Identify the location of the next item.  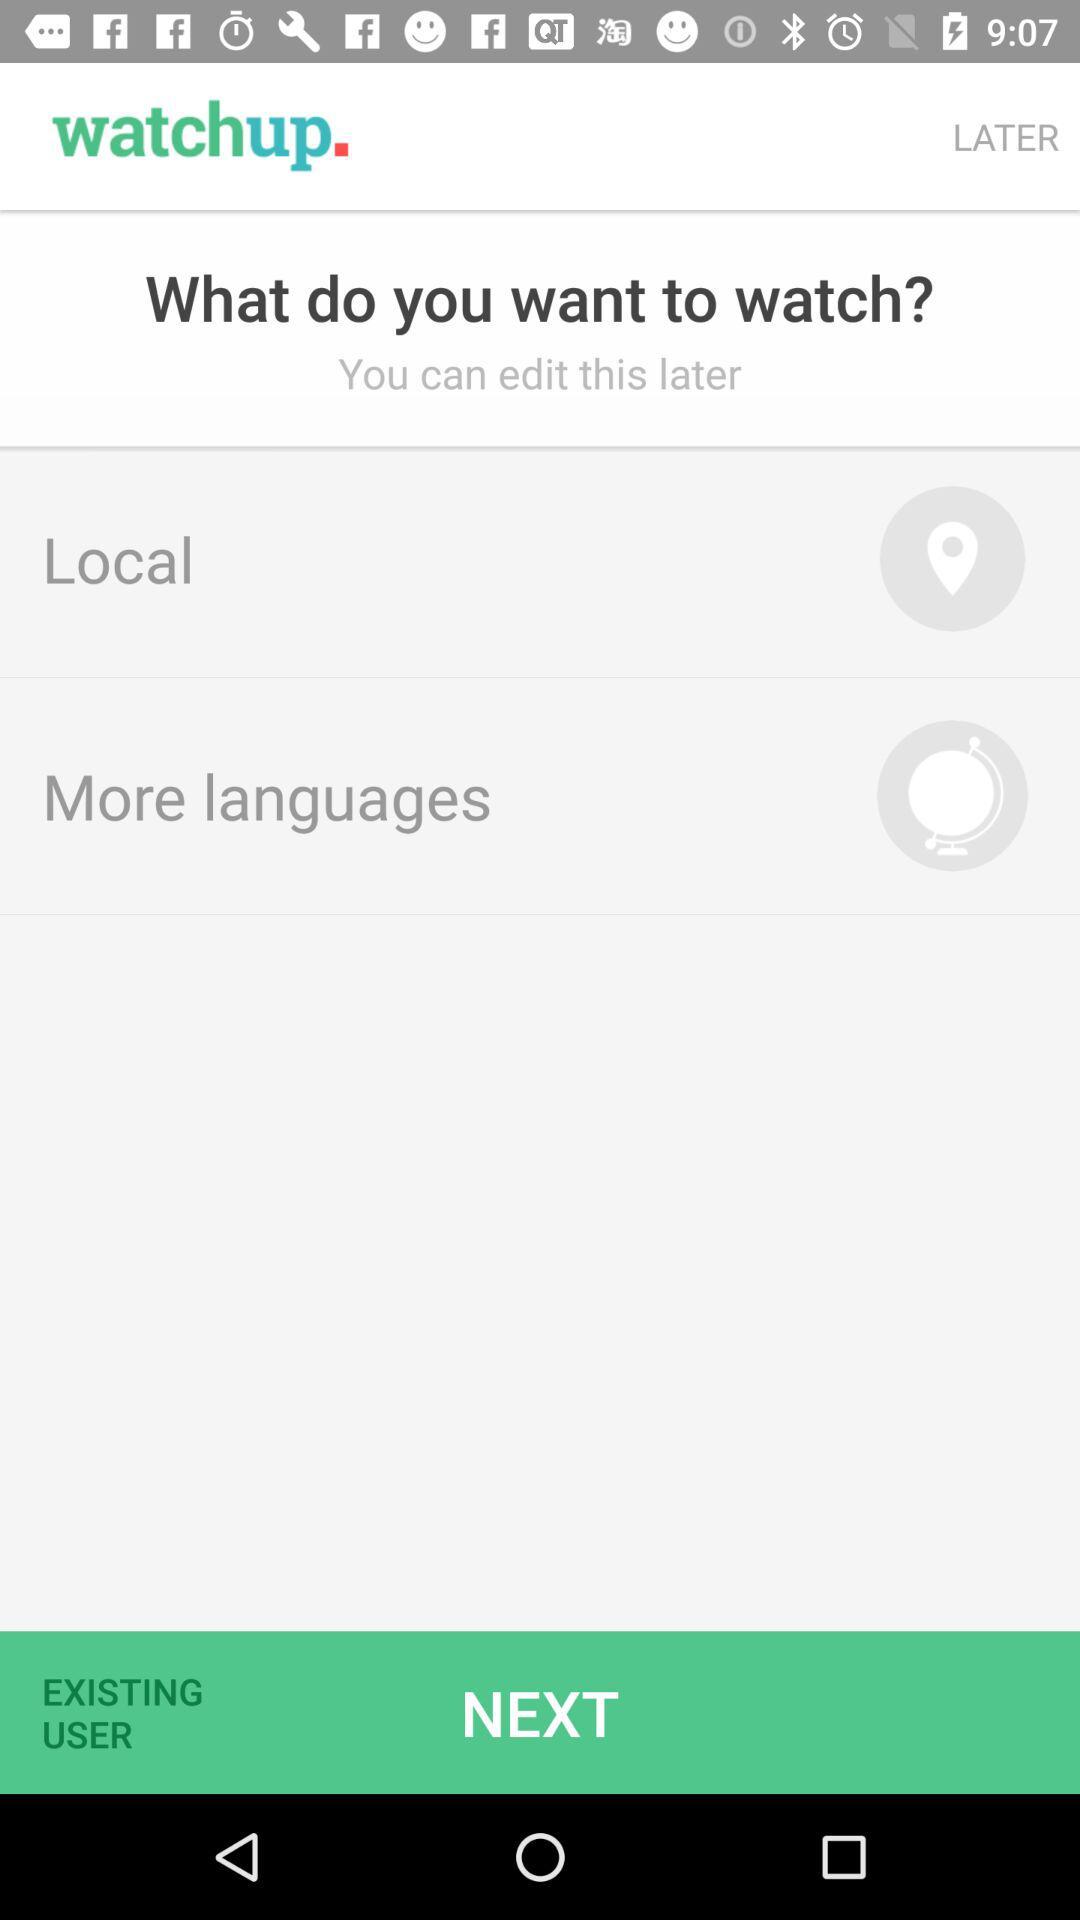
(540, 1711).